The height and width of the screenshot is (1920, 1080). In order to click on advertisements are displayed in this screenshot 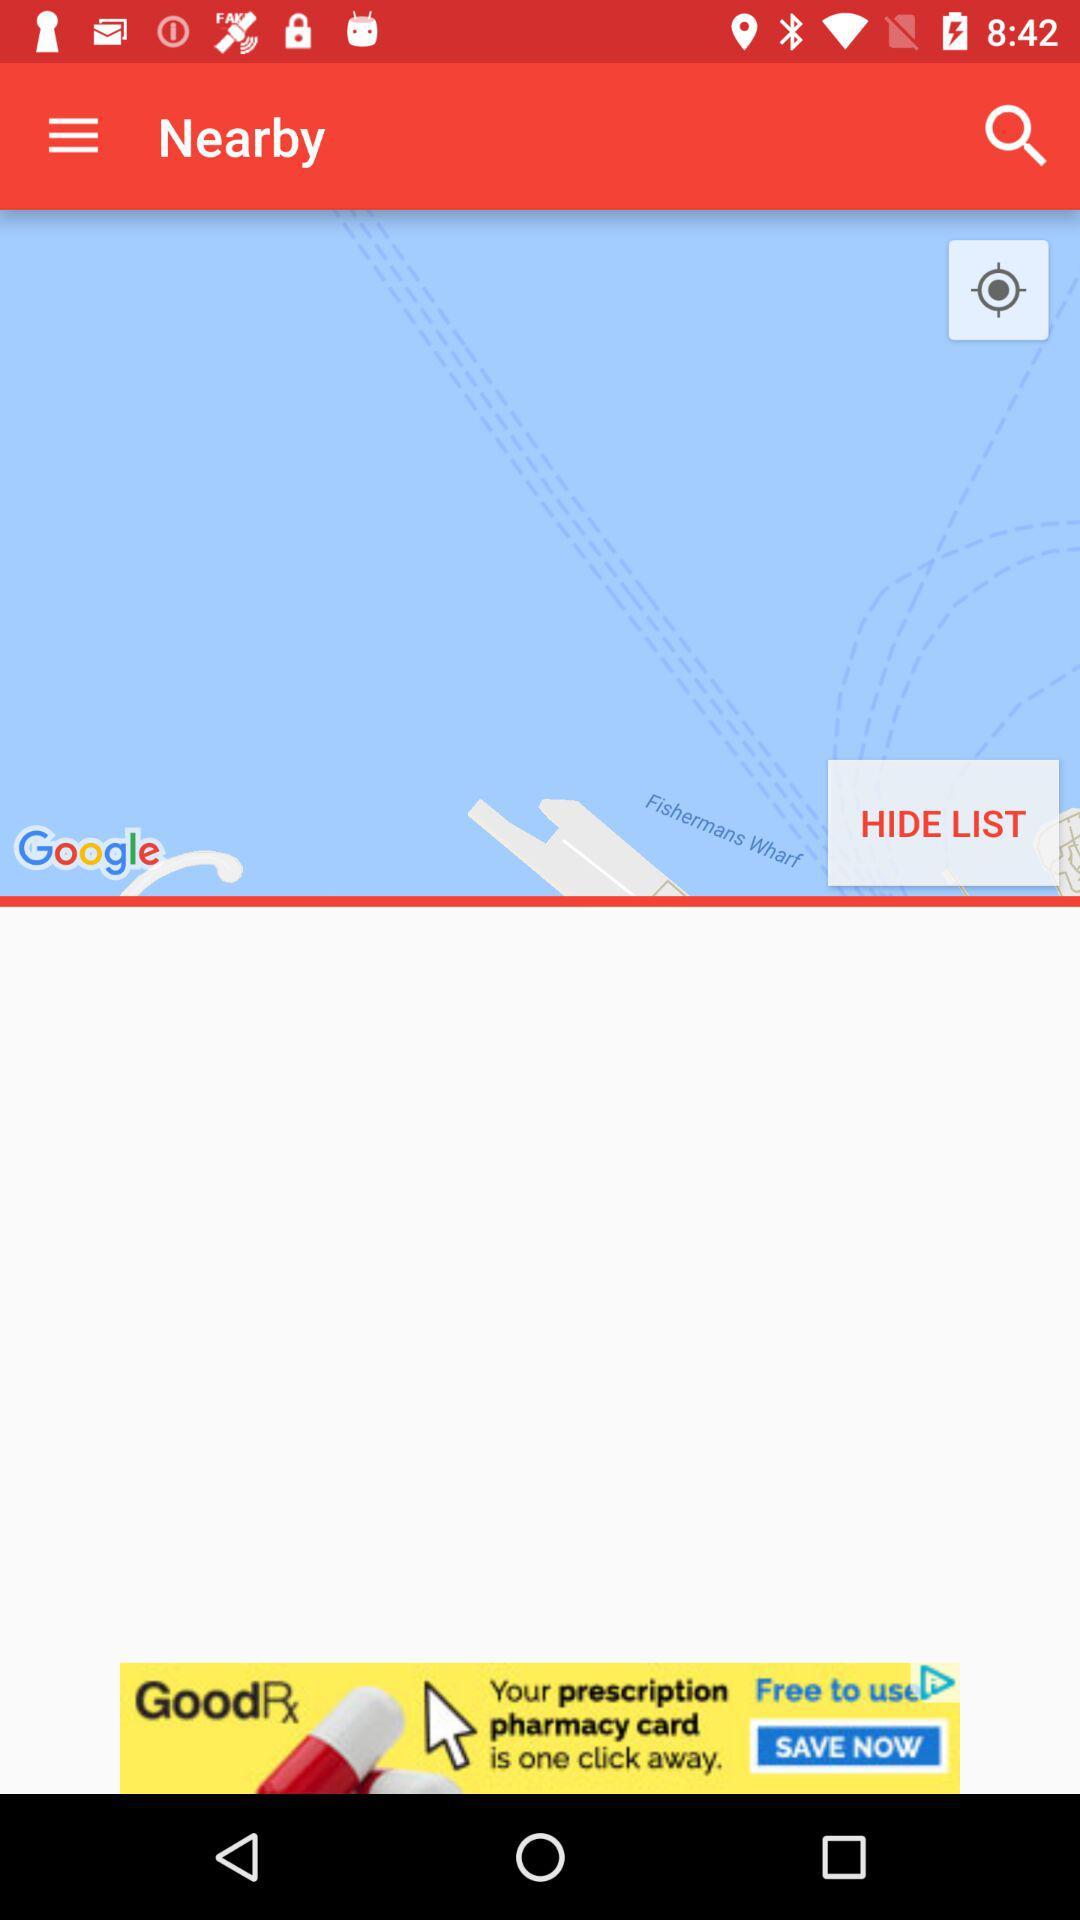, I will do `click(540, 1727)`.